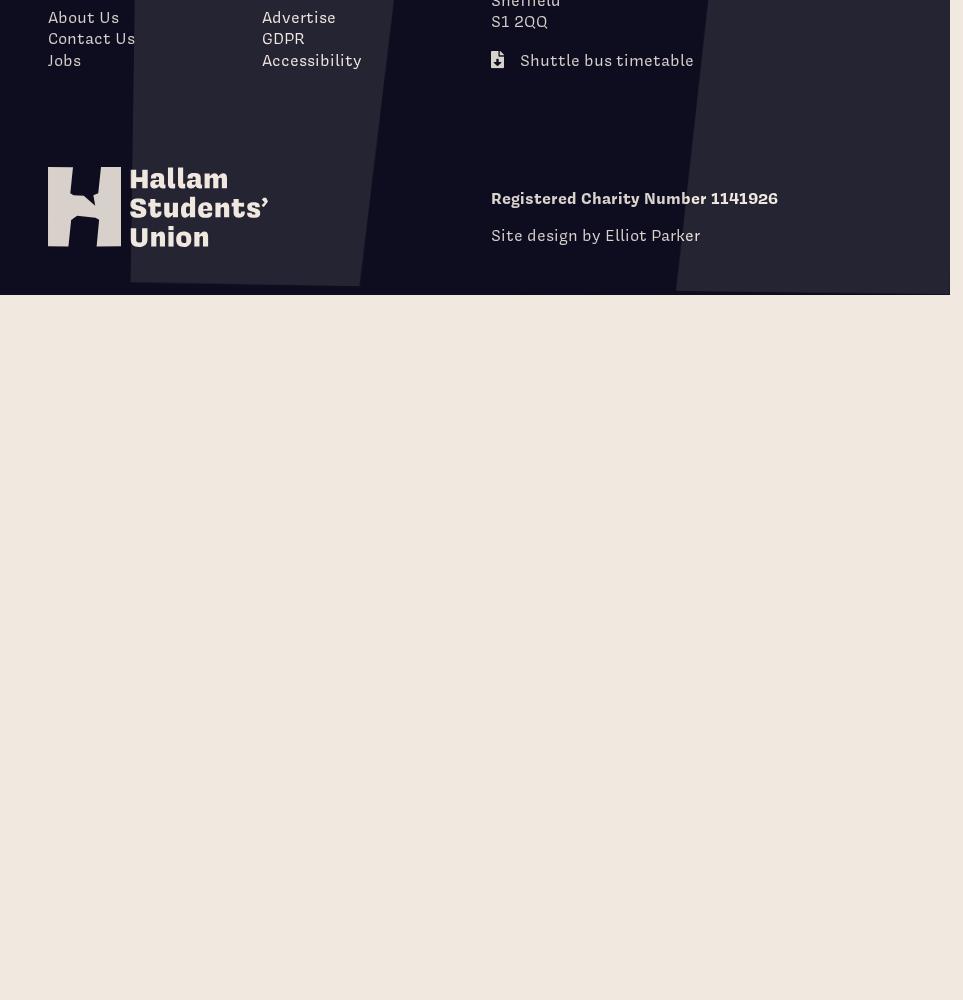 This screenshot has width=963, height=1000. What do you see at coordinates (89, 38) in the screenshot?
I see `'Contact Us'` at bounding box center [89, 38].